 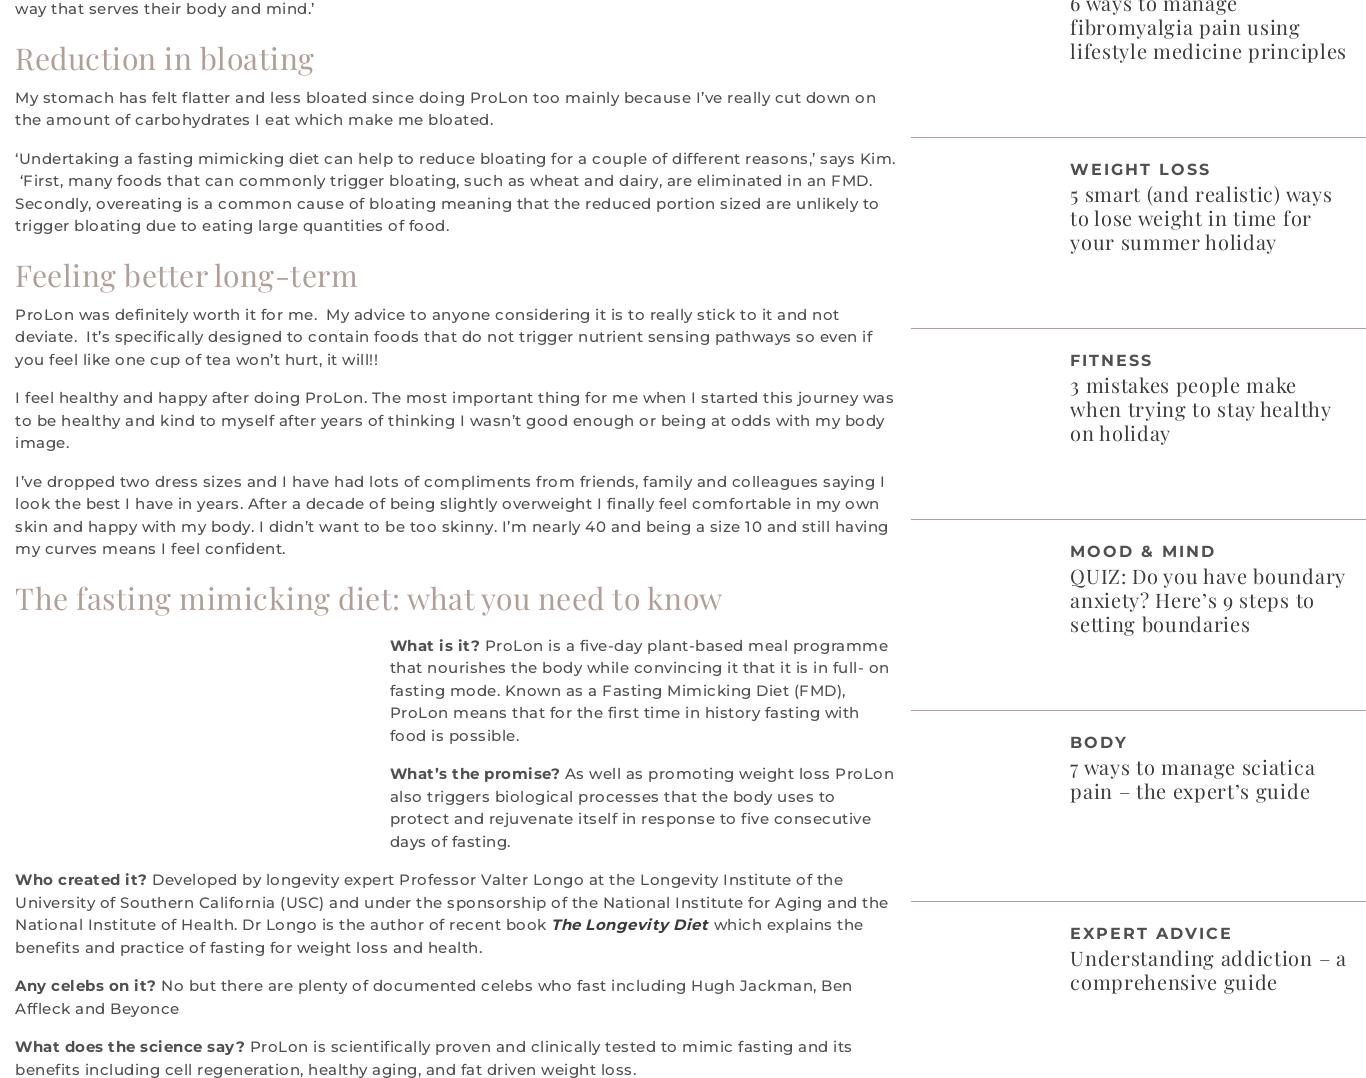 I want to click on '5 smart (and realistic) ways to lose weight in time for your summer holiday', so click(x=1200, y=216).